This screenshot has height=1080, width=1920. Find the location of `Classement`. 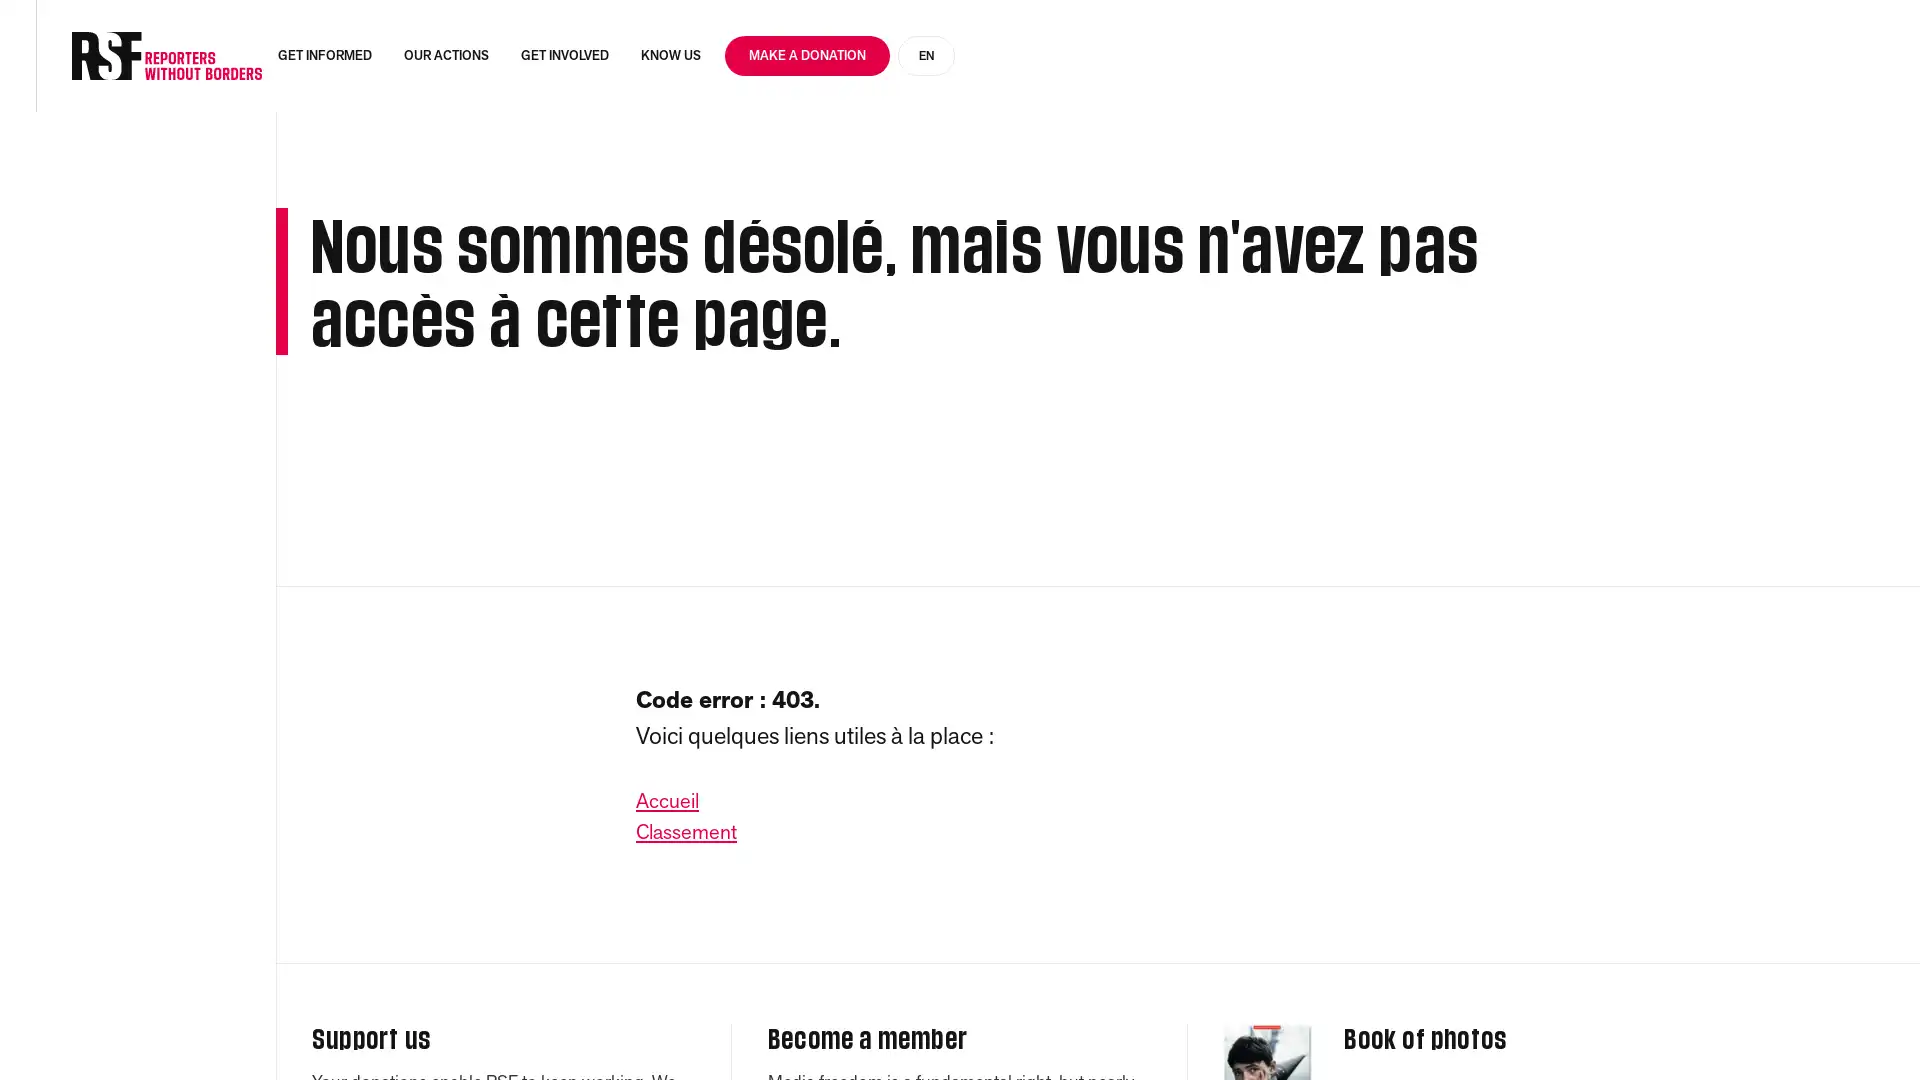

Classement is located at coordinates (694, 840).